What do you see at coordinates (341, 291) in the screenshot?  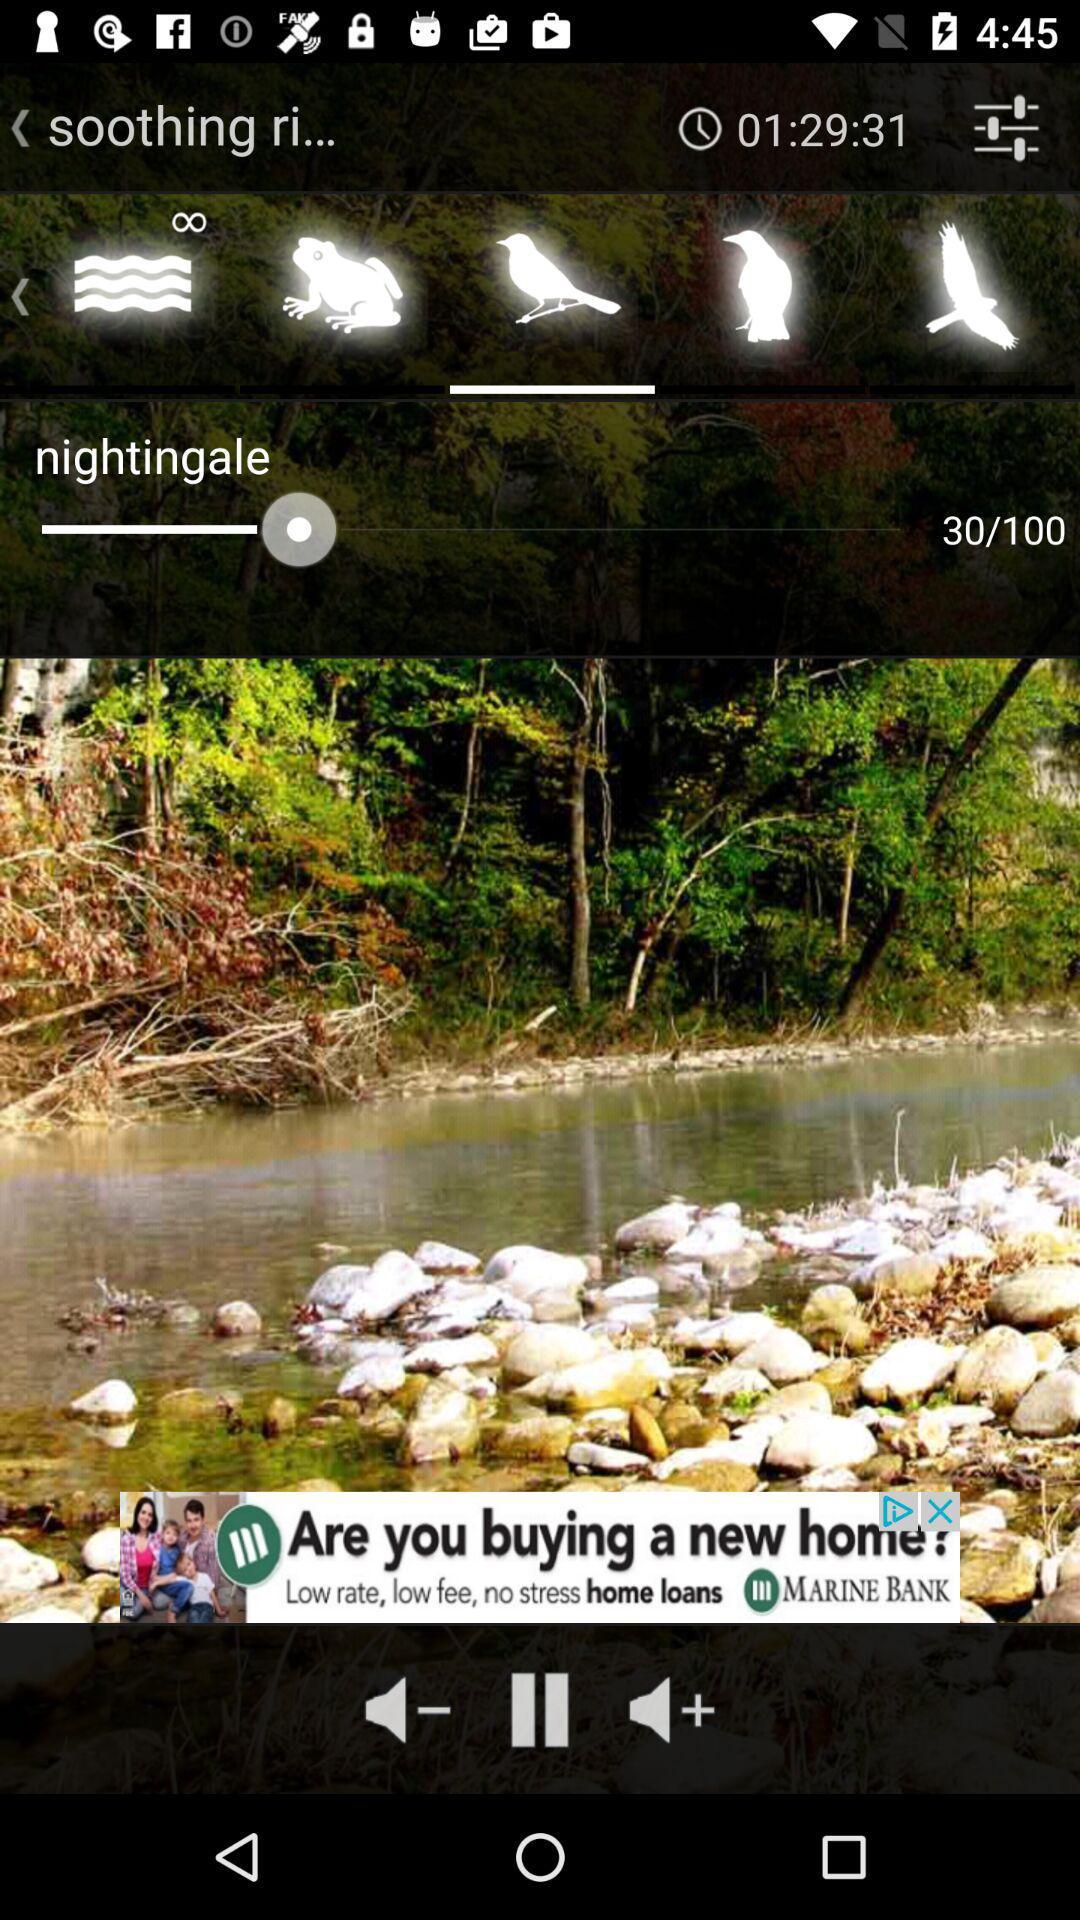 I see `frog sounds` at bounding box center [341, 291].